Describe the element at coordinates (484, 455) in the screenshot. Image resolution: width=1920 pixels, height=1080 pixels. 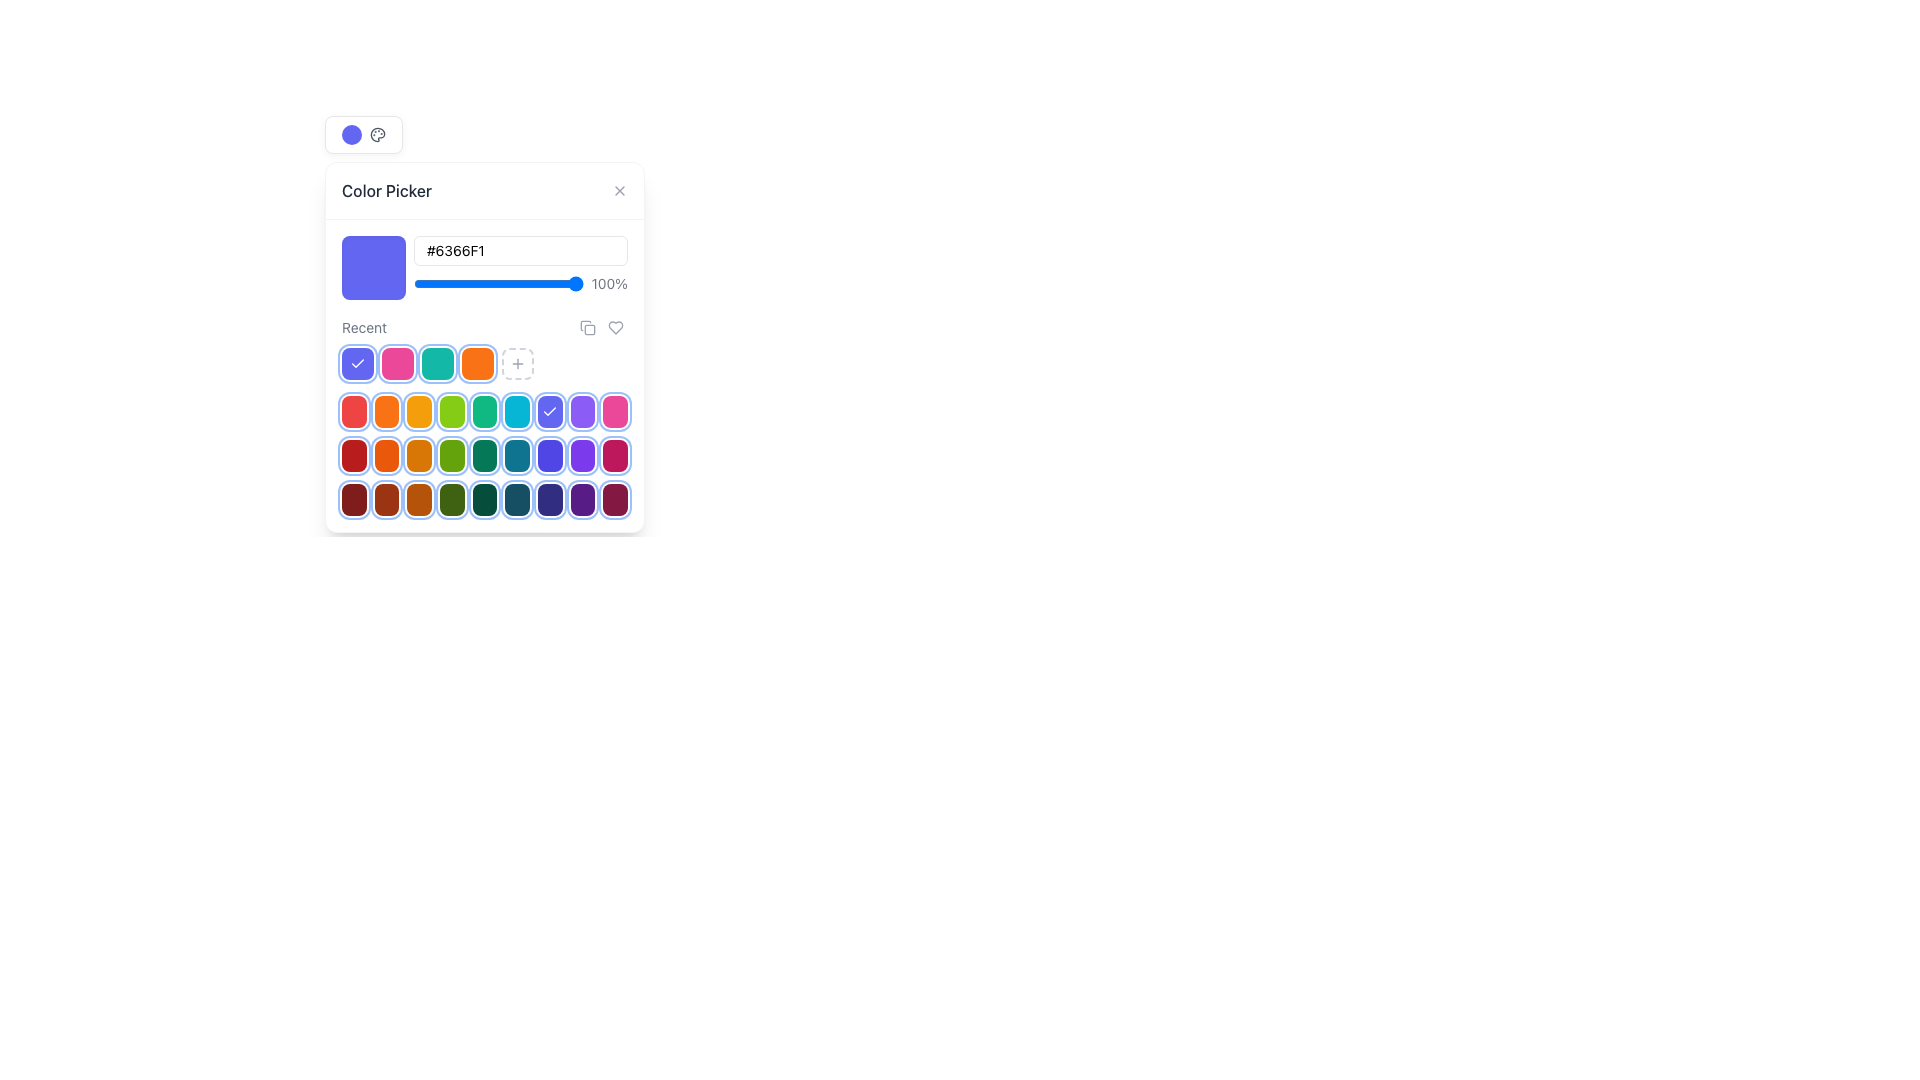
I see `the fifth block of the interactive color selection grid row` at that location.